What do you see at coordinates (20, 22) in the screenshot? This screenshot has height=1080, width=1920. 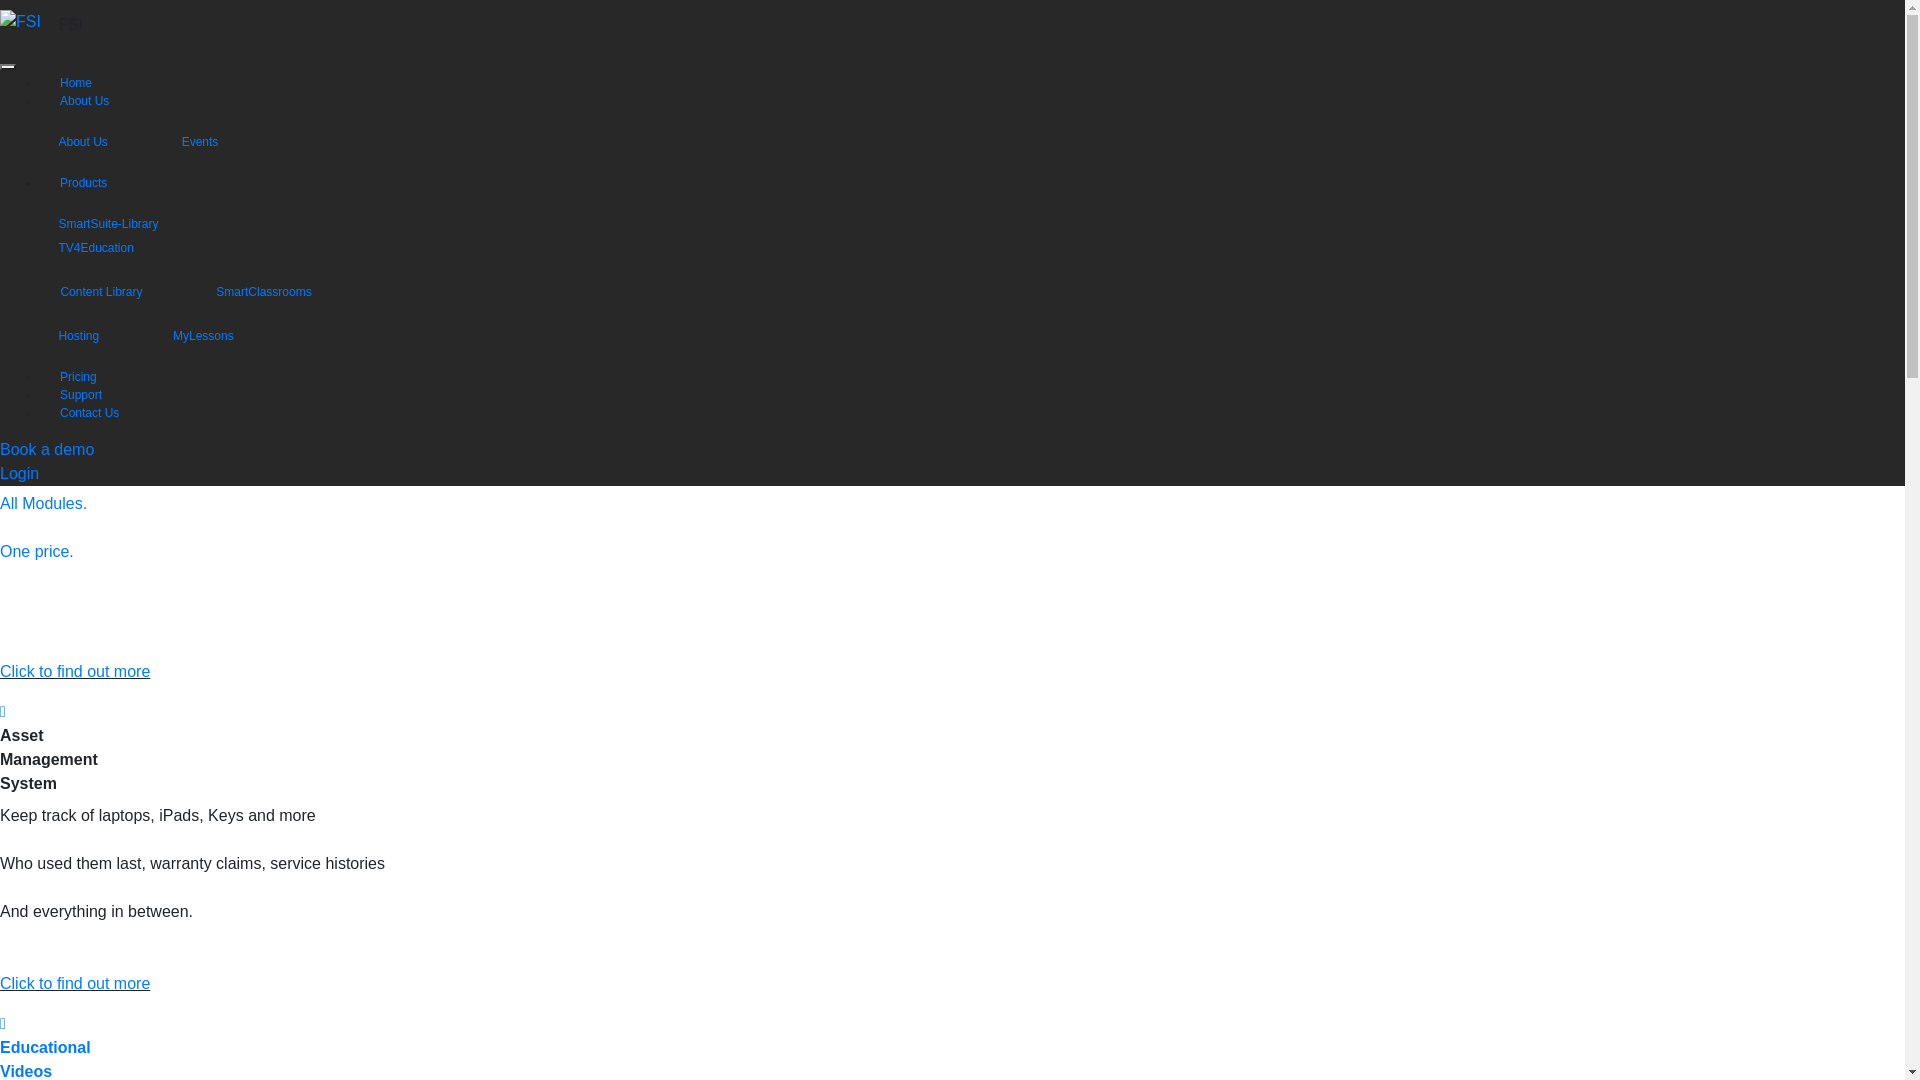 I see `'FSI'` at bounding box center [20, 22].